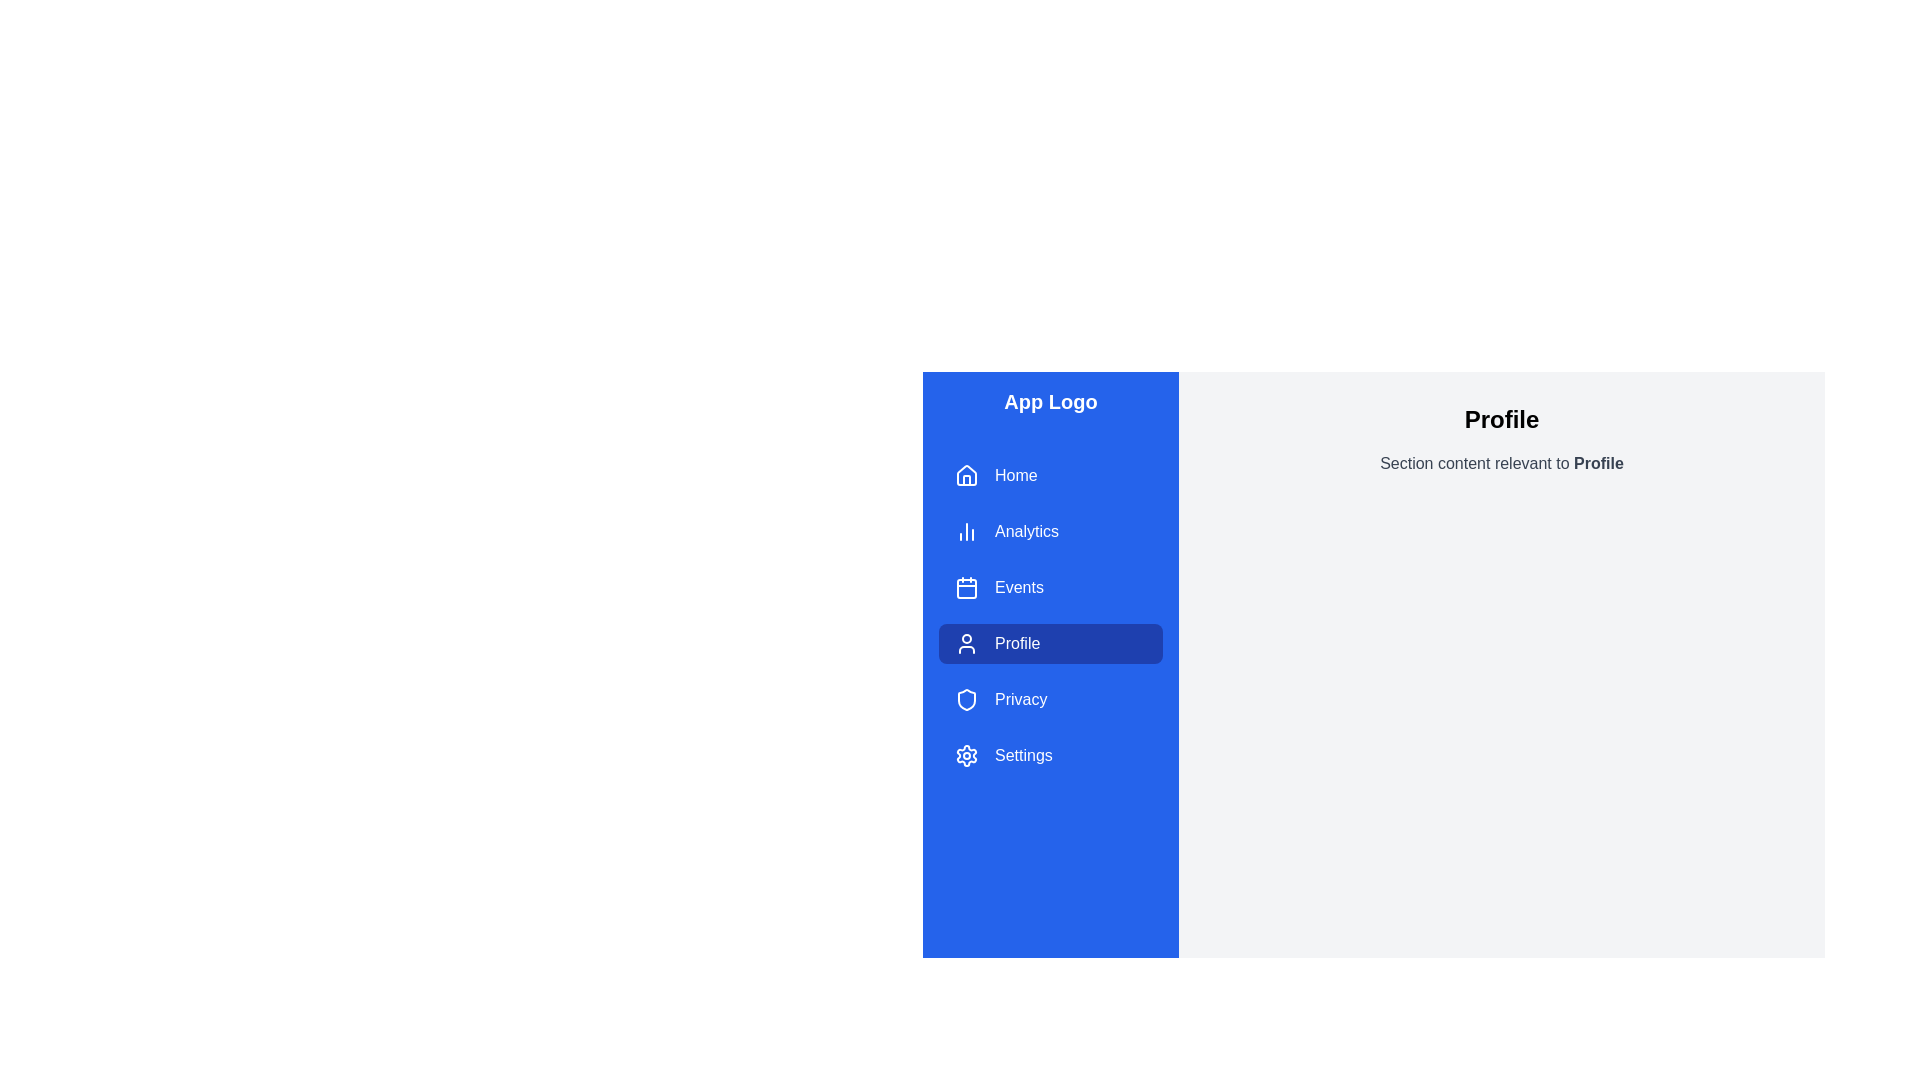 The image size is (1920, 1080). What do you see at coordinates (966, 756) in the screenshot?
I see `the gear icon representing settings, located on the left vertical navigation bar next to the 'Settings' label` at bounding box center [966, 756].